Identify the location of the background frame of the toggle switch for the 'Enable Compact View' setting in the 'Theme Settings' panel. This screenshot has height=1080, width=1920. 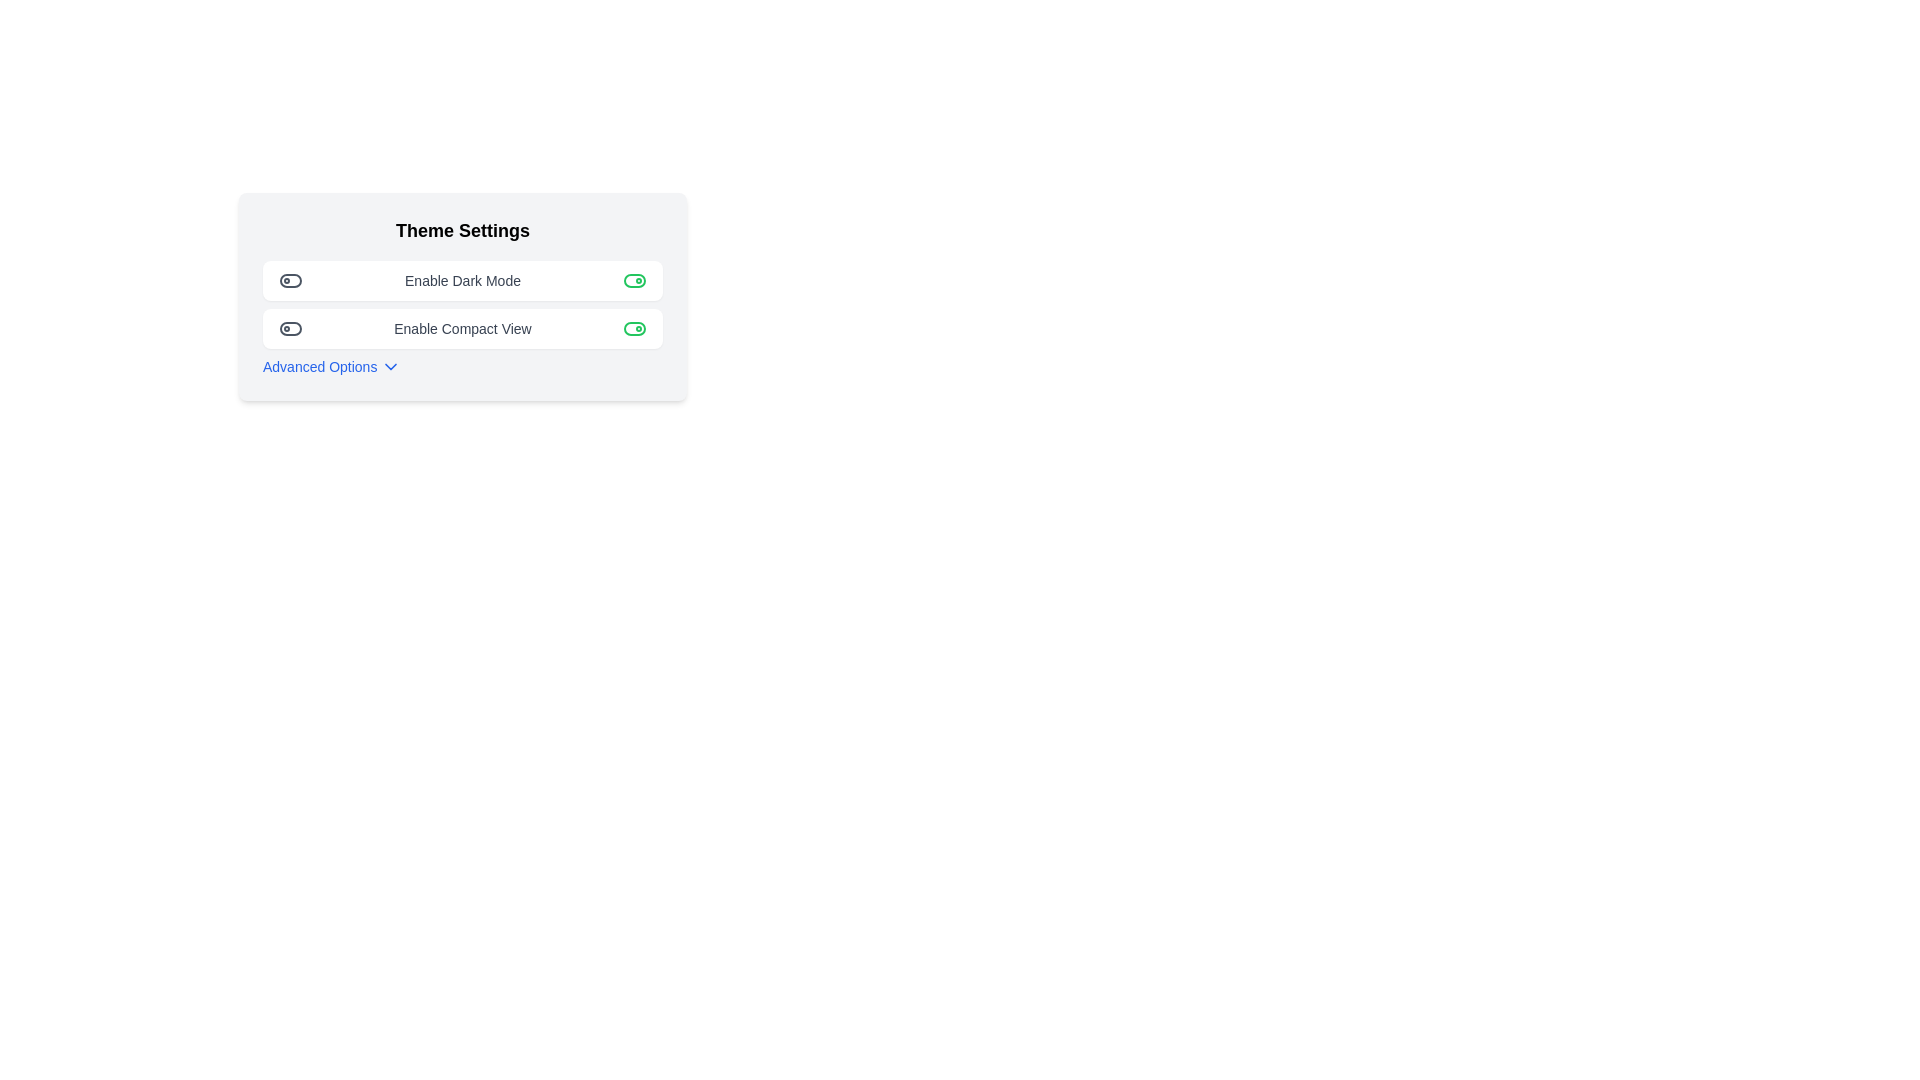
(633, 327).